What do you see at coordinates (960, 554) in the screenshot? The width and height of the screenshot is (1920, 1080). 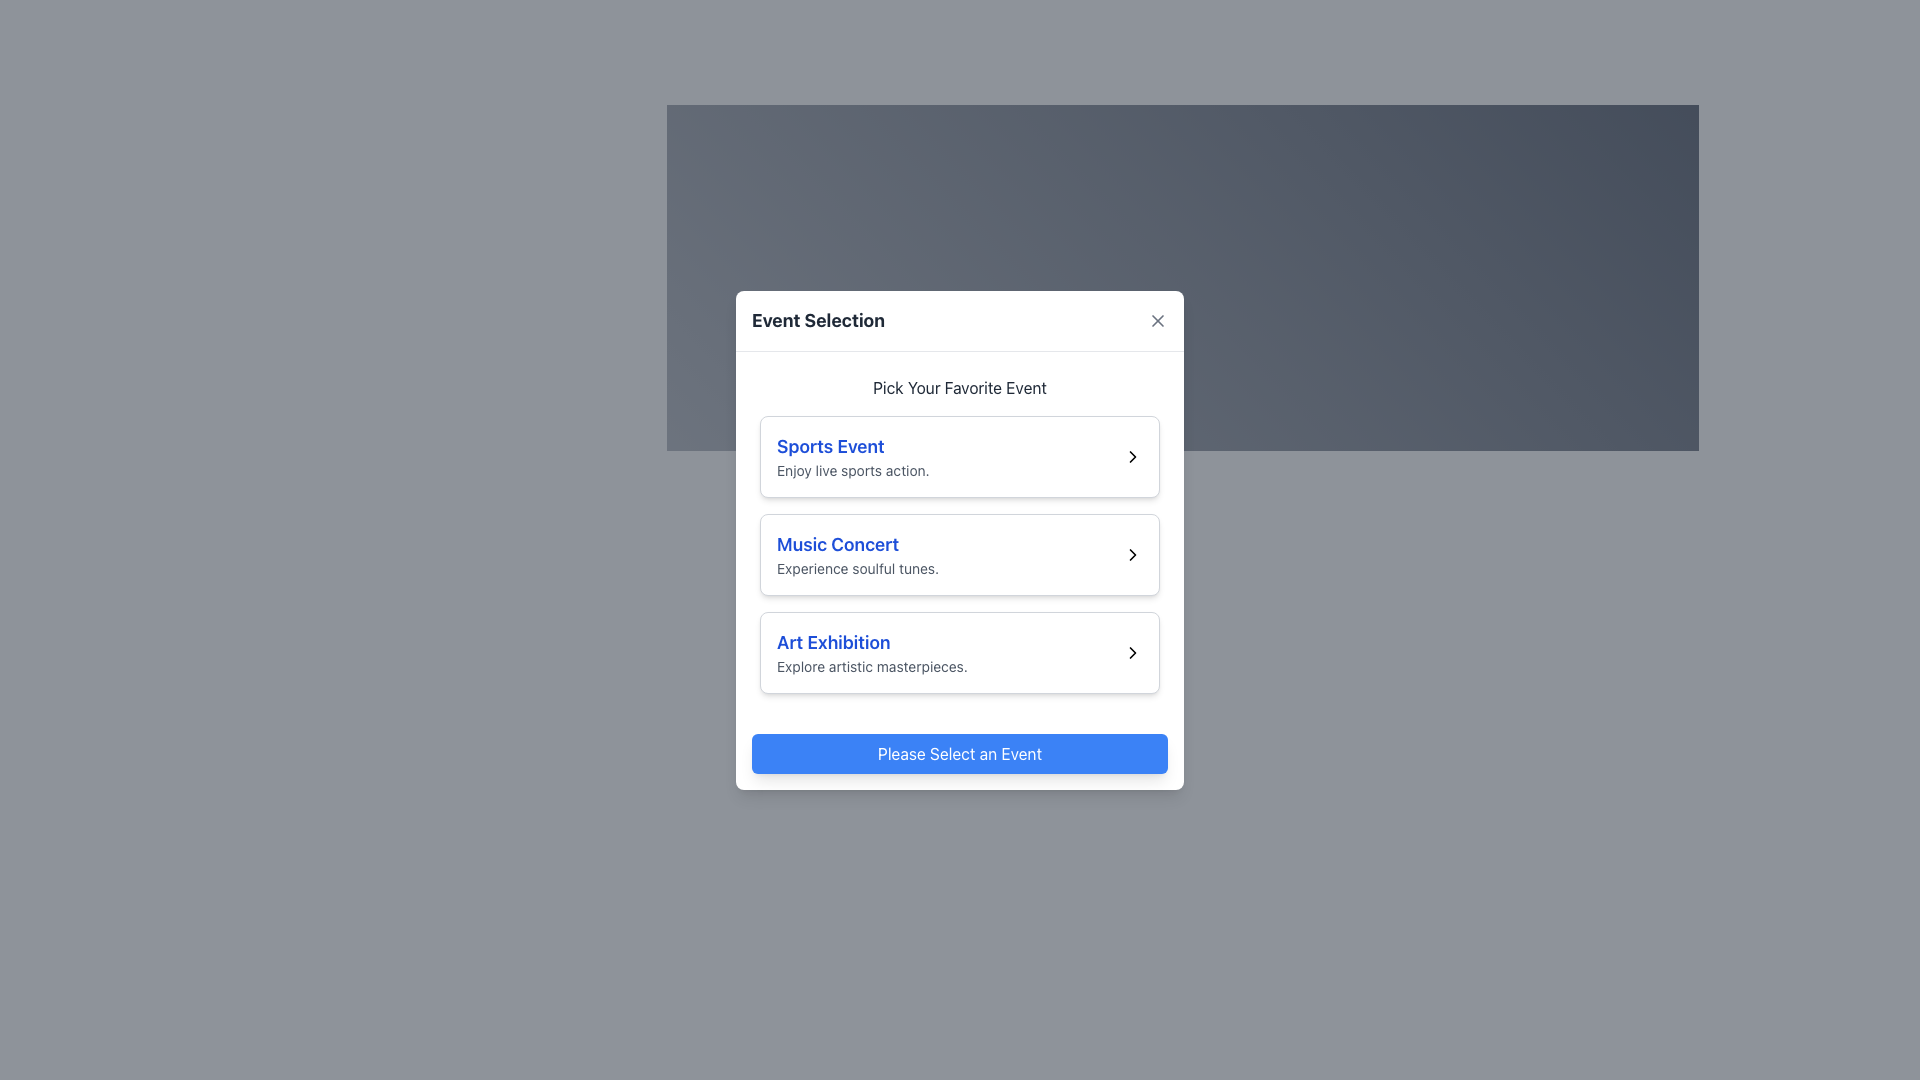 I see `the selectable option for 'Music Concerts', which is located between 'Sports Event' and 'Art Exhibition'` at bounding box center [960, 554].